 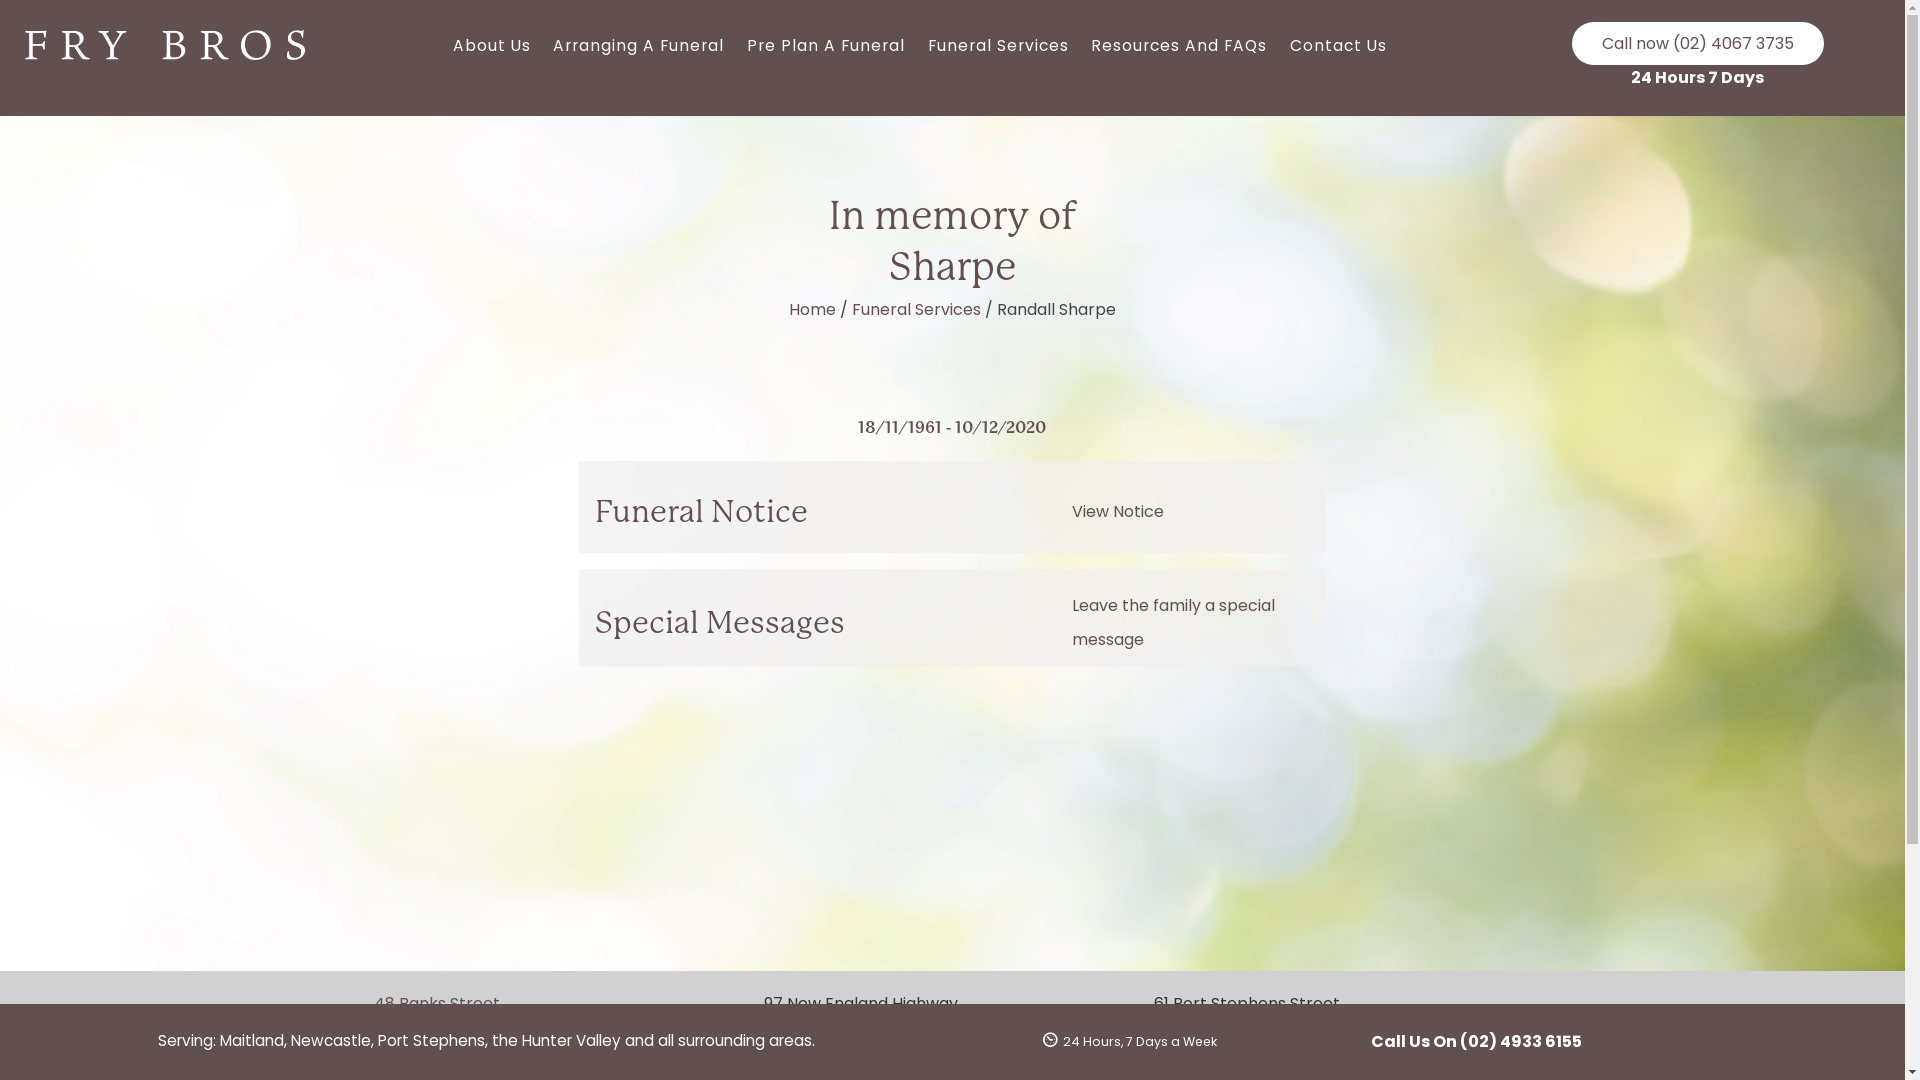 I want to click on 'Contact Us', so click(x=1339, y=45).